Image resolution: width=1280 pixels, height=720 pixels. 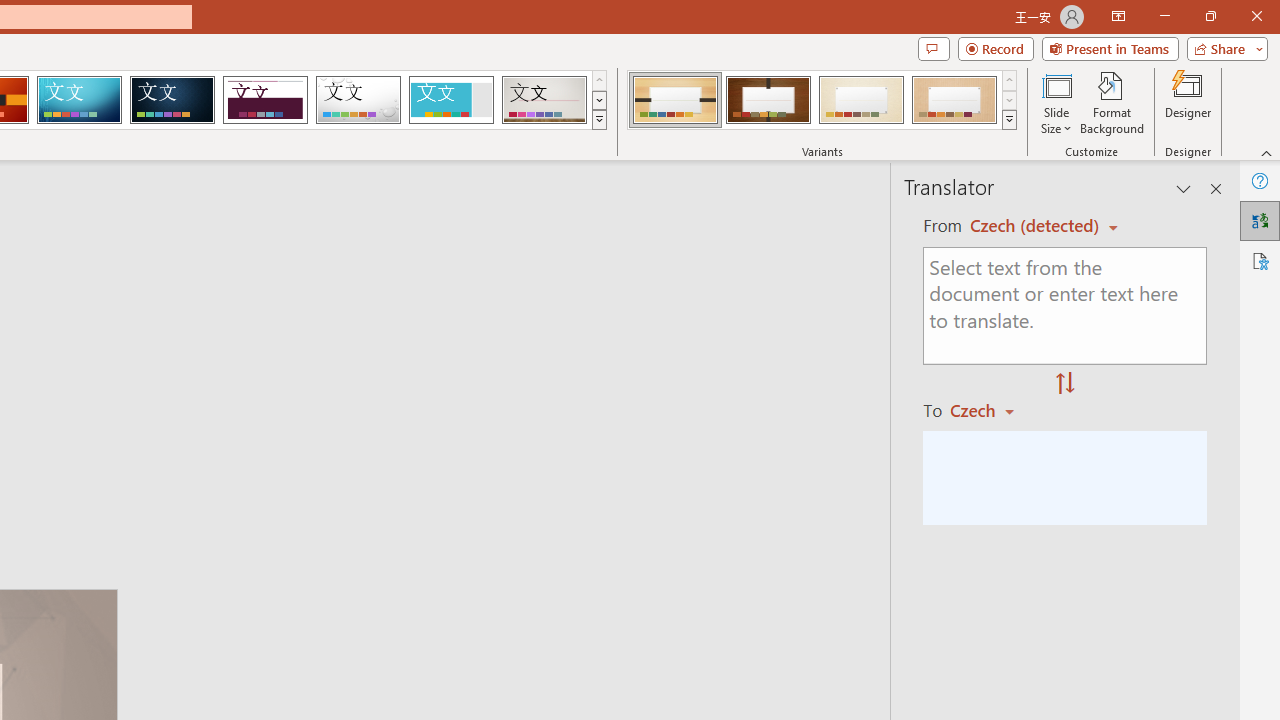 I want to click on 'Circuit', so click(x=79, y=100).